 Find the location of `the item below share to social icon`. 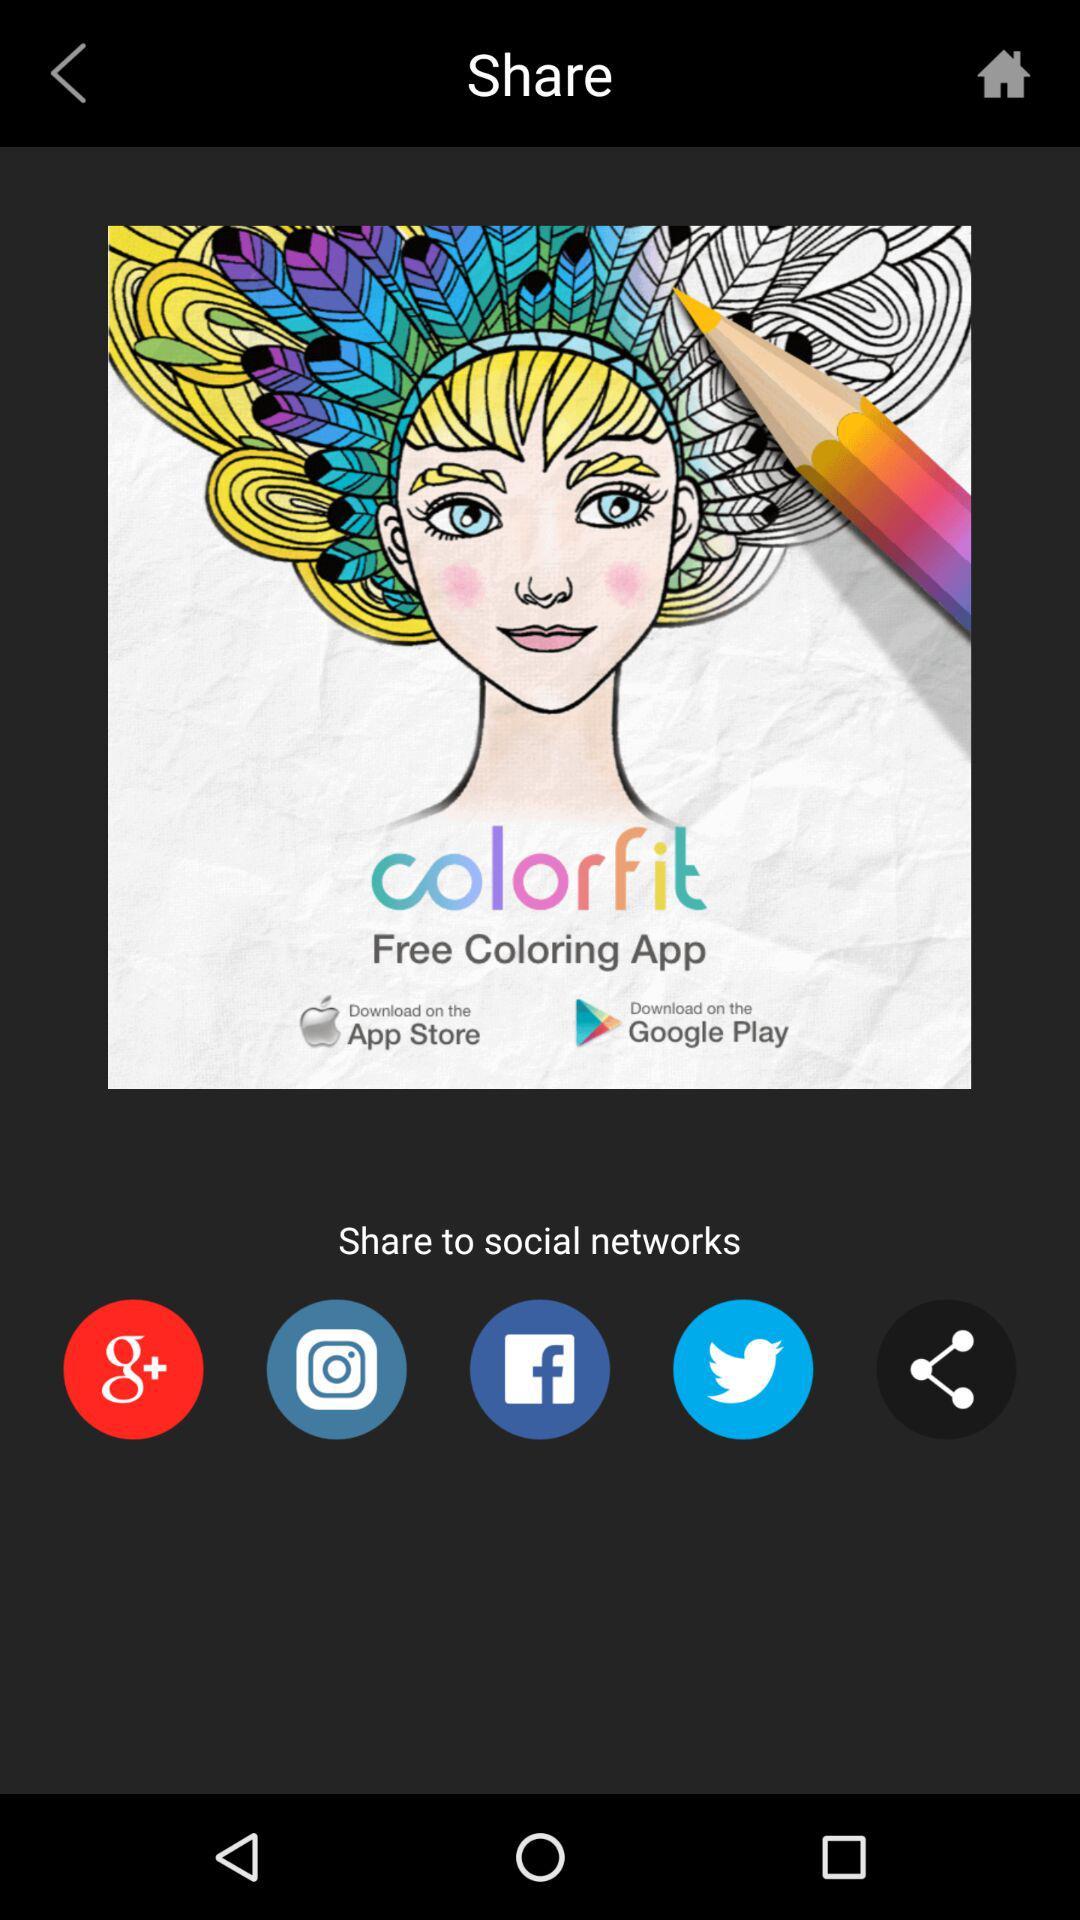

the item below share to social icon is located at coordinates (538, 1368).